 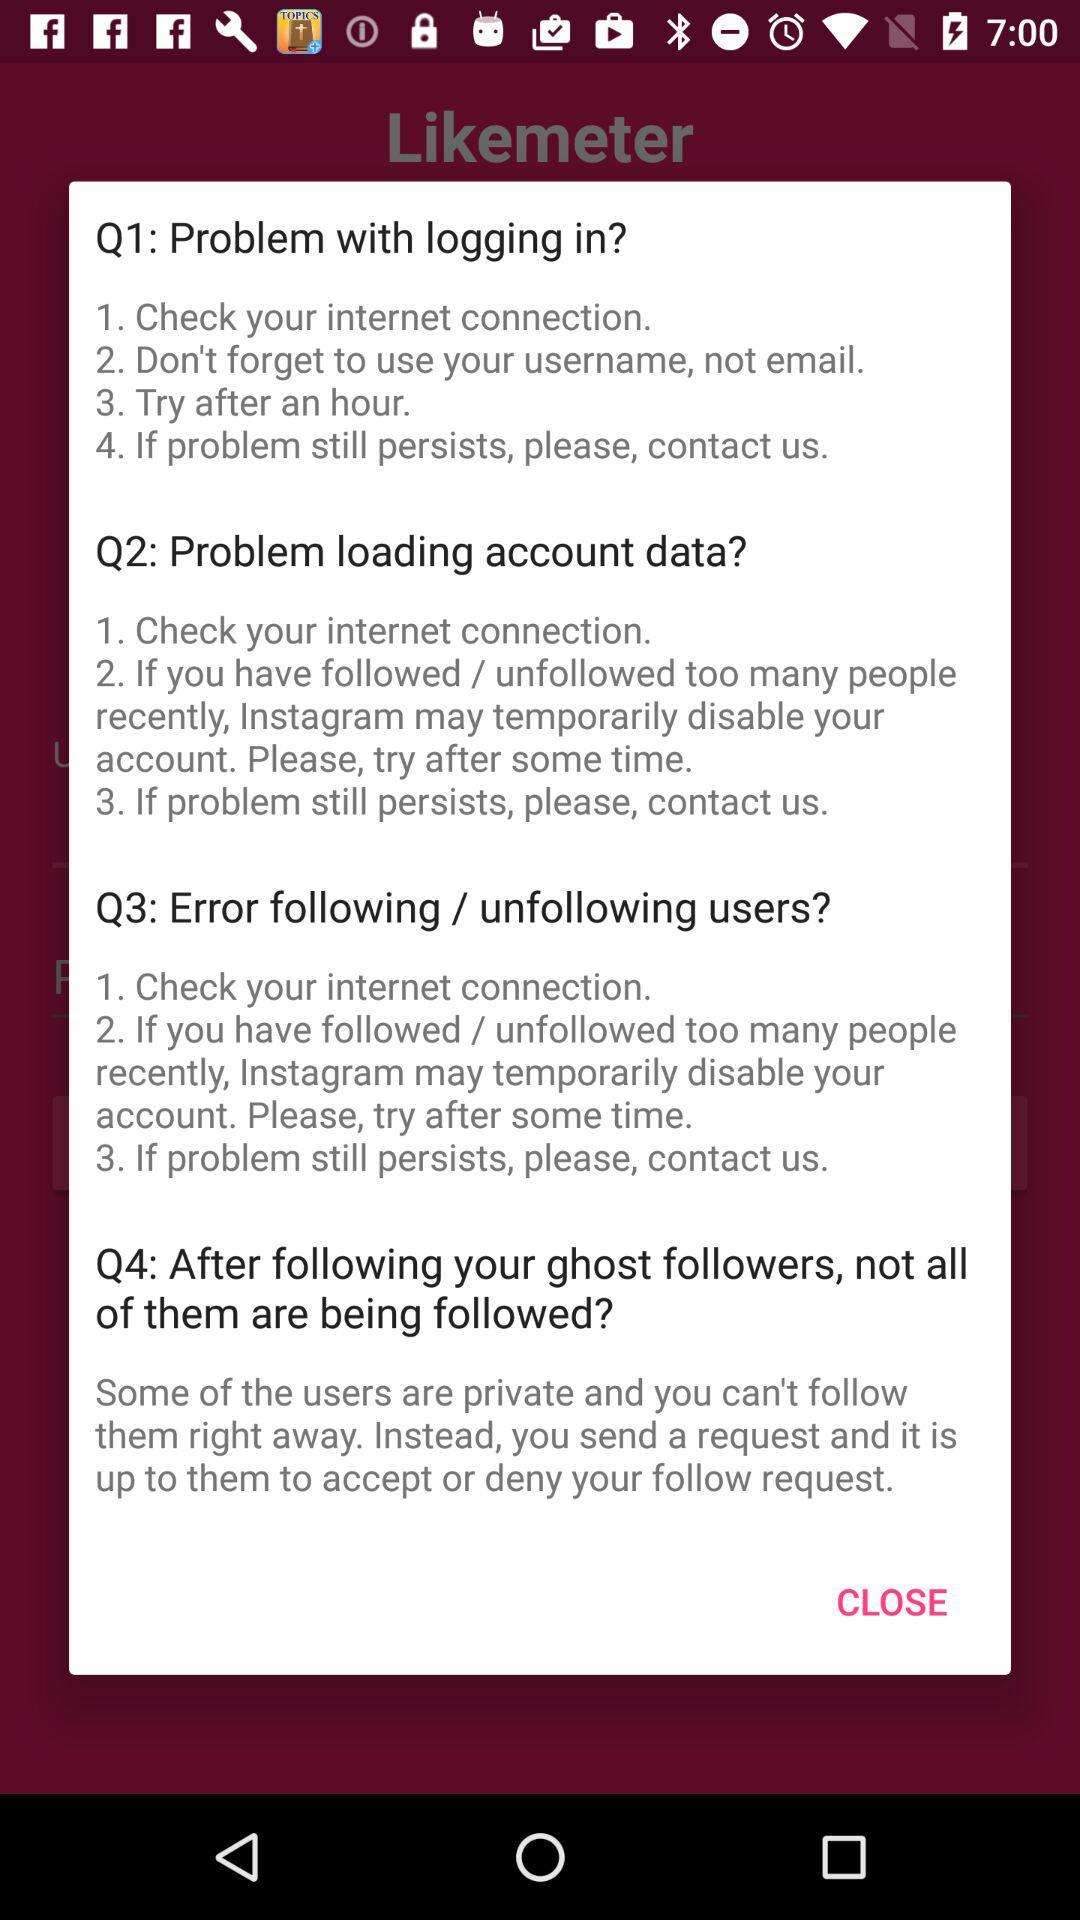 What do you see at coordinates (891, 1601) in the screenshot?
I see `the close icon` at bounding box center [891, 1601].